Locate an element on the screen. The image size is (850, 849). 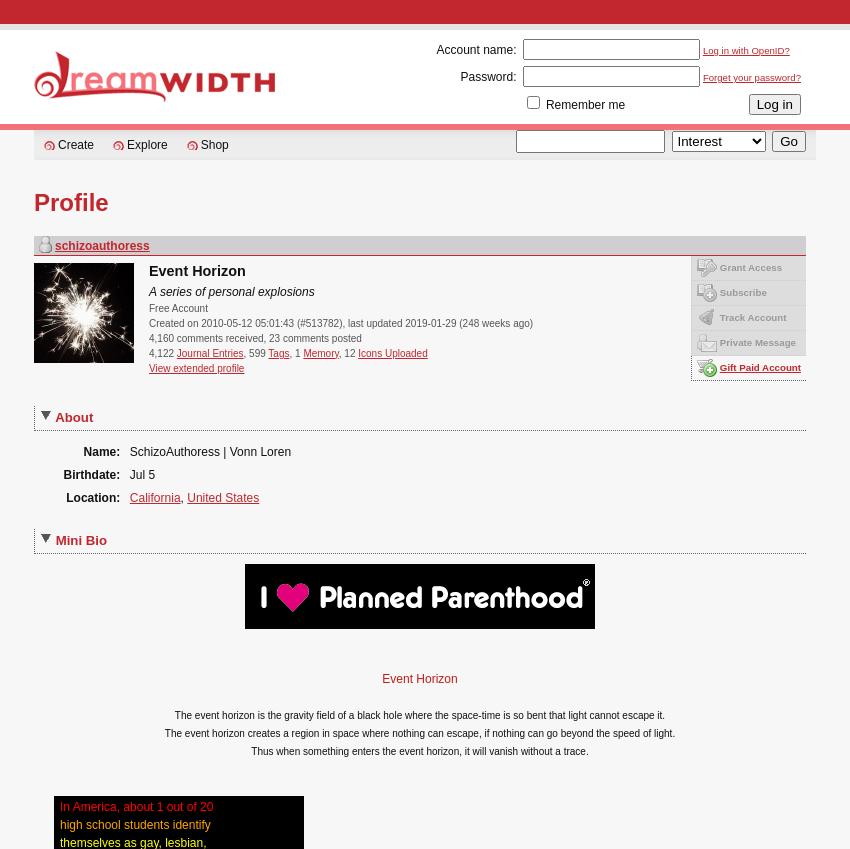
'4,122' is located at coordinates (162, 352).